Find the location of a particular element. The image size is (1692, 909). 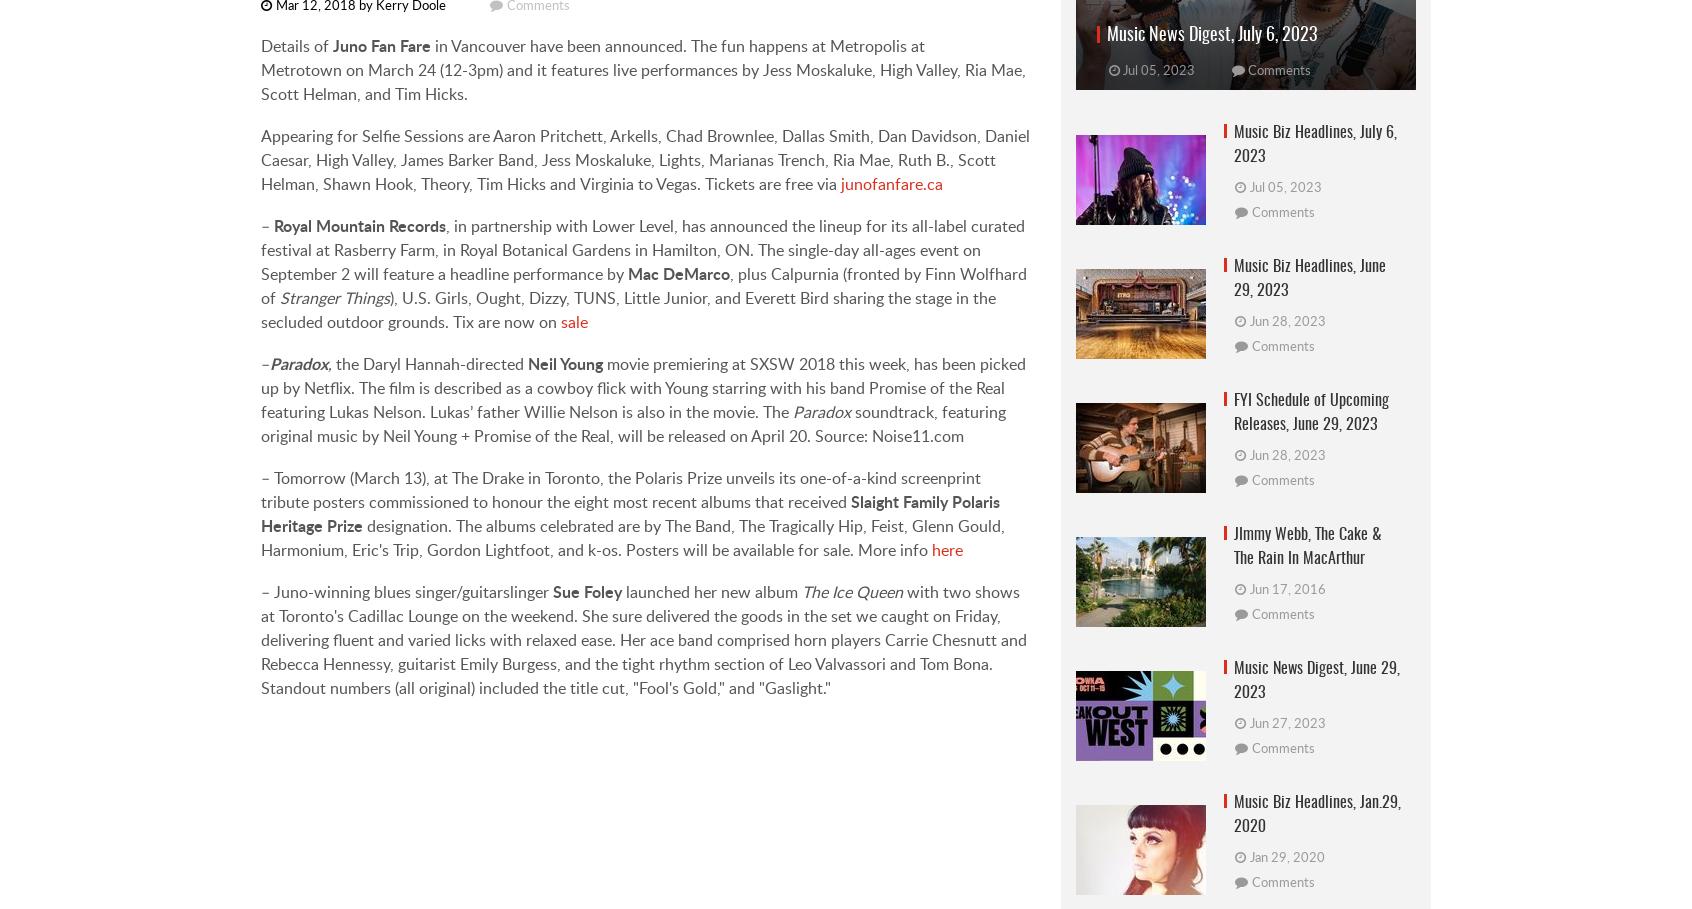

'Jan 29, 2020' is located at coordinates (1250, 856).